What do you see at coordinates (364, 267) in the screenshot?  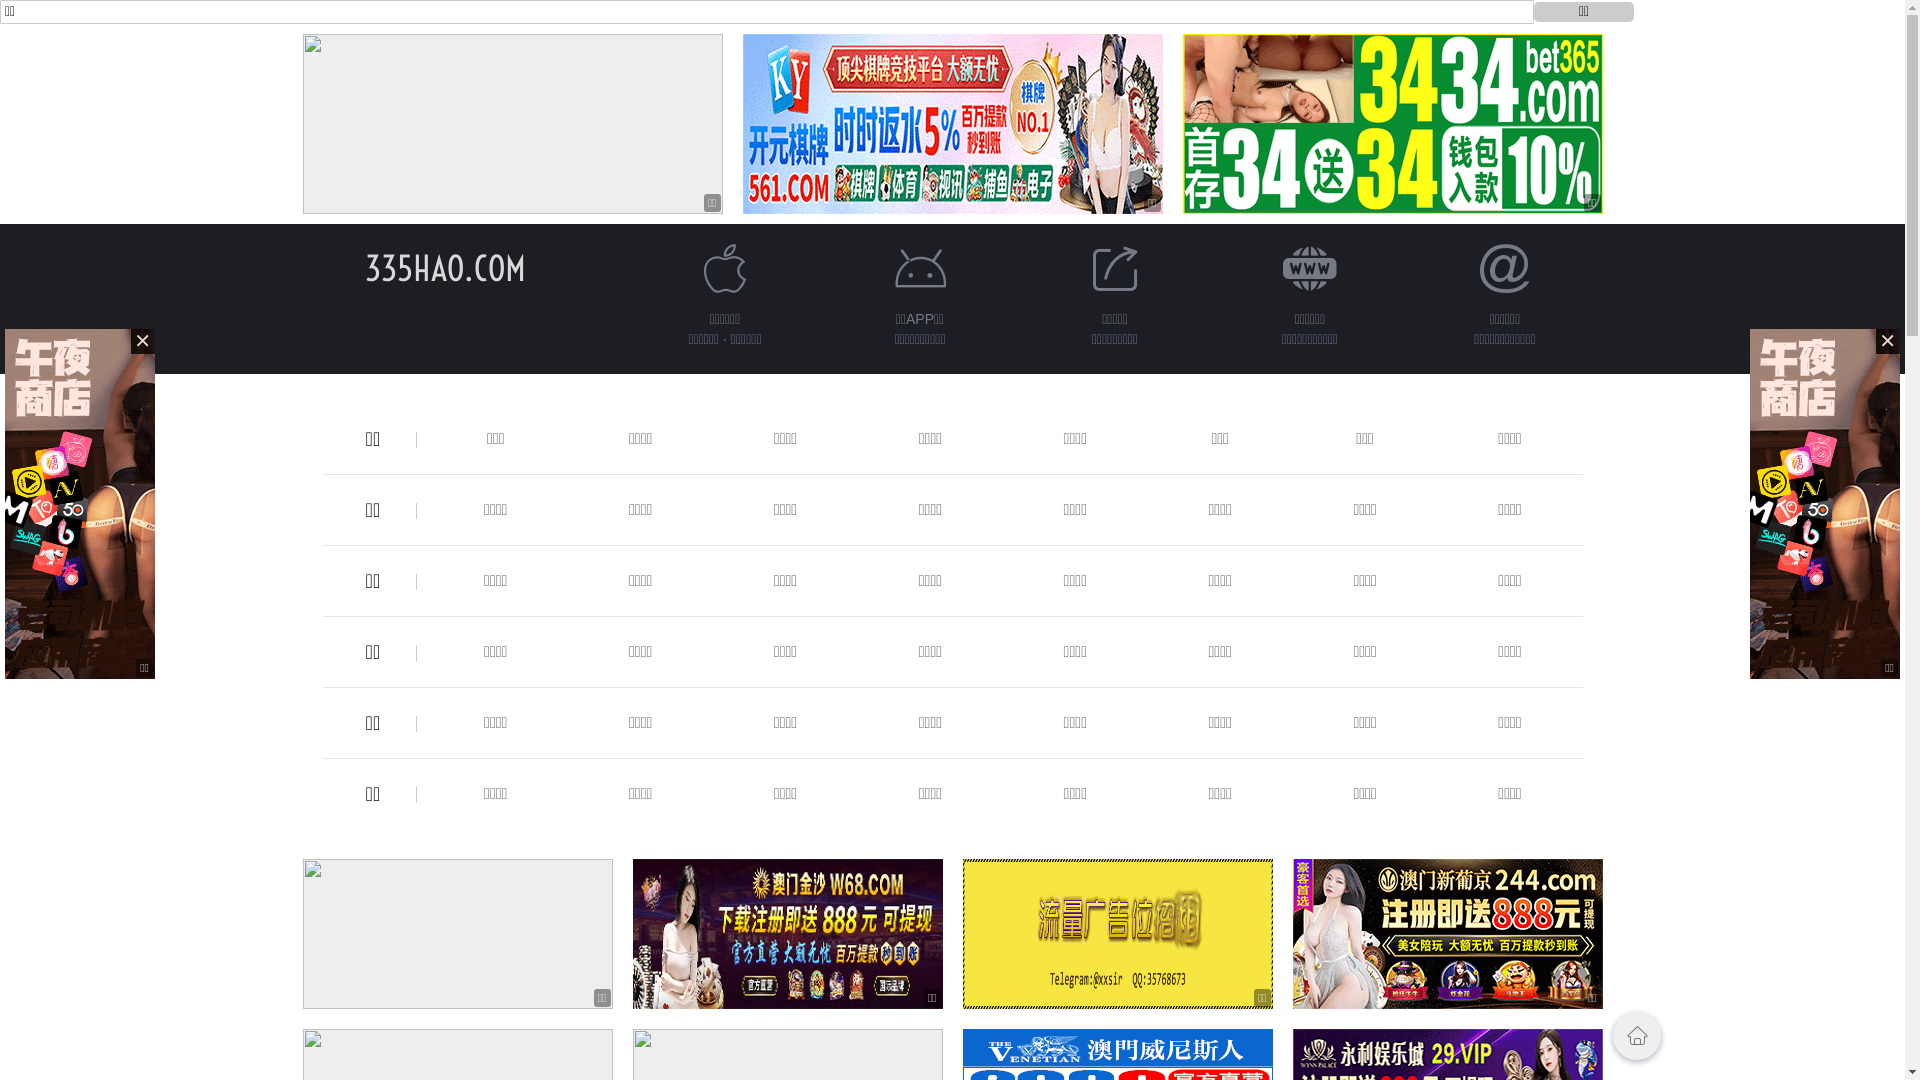 I see `'335HAO.COM'` at bounding box center [364, 267].